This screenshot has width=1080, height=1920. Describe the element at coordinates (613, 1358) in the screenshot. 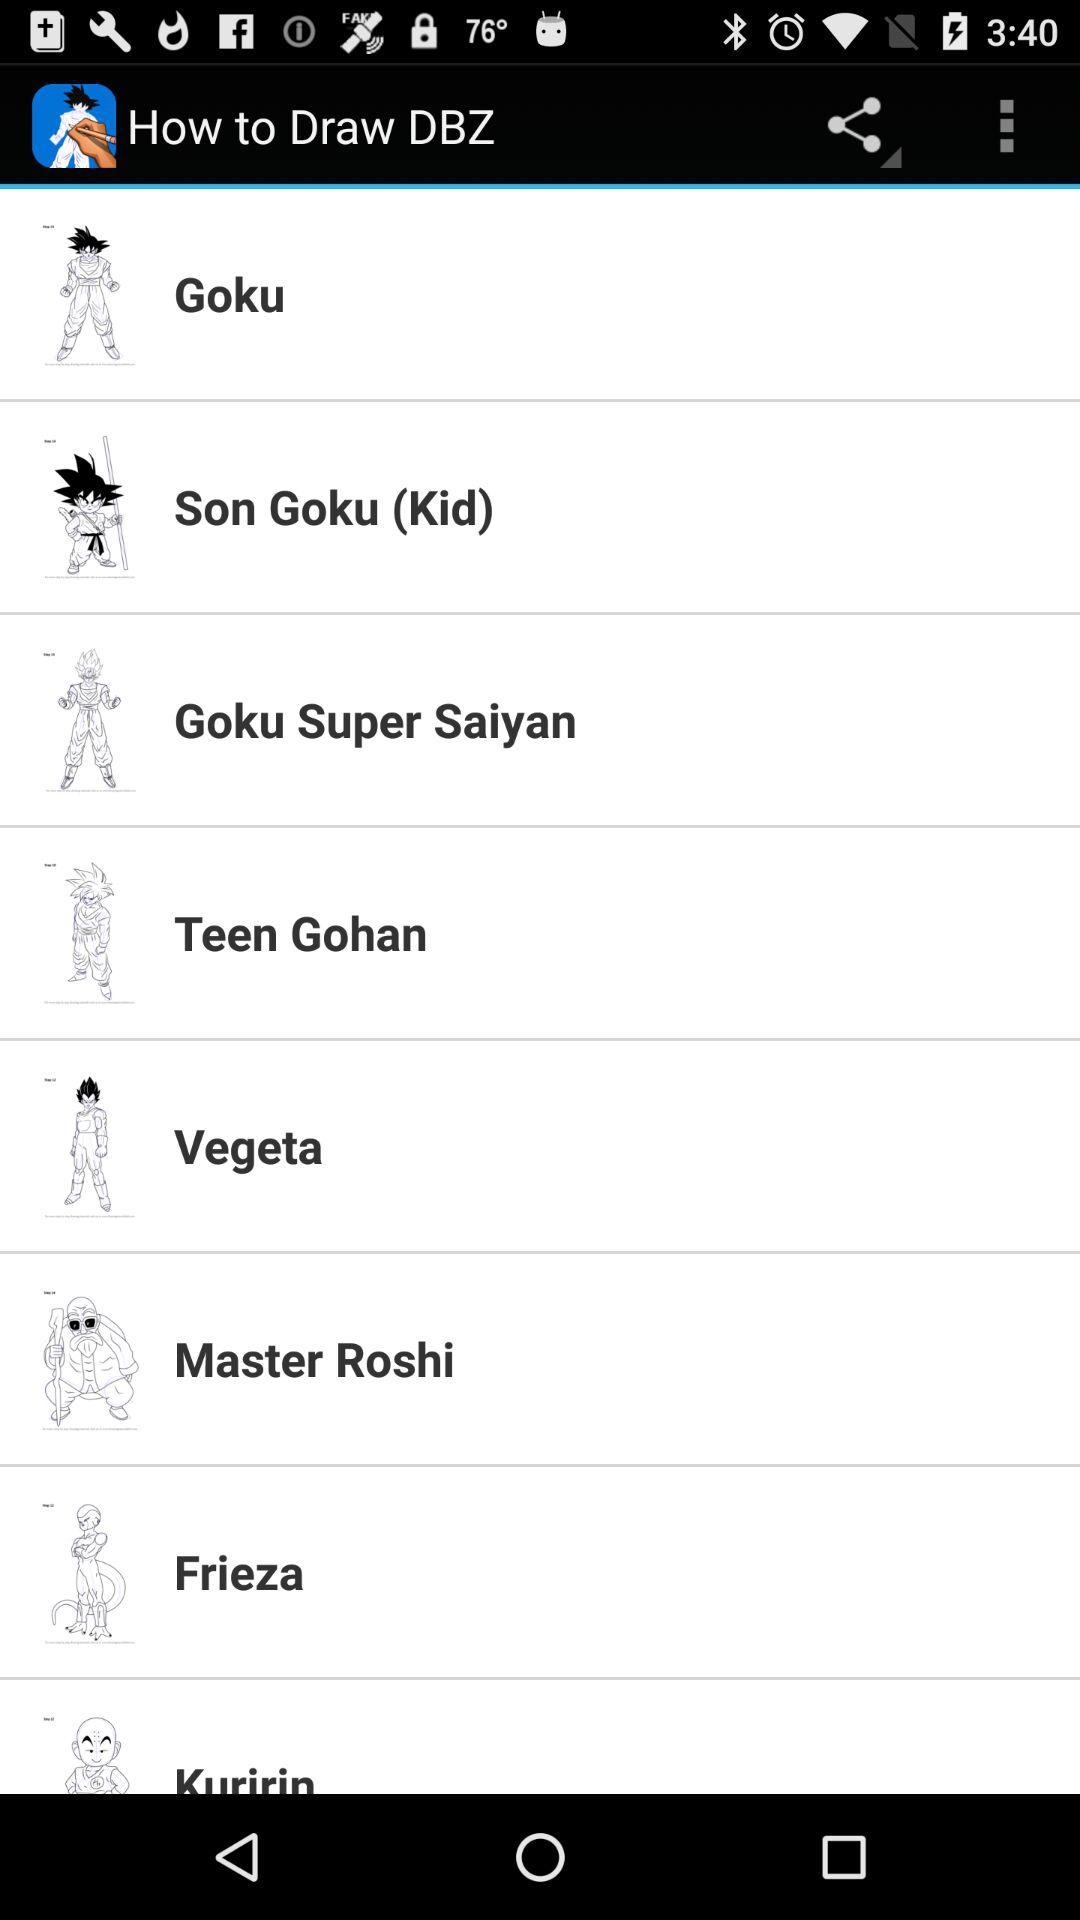

I see `the app above the frieza item` at that location.